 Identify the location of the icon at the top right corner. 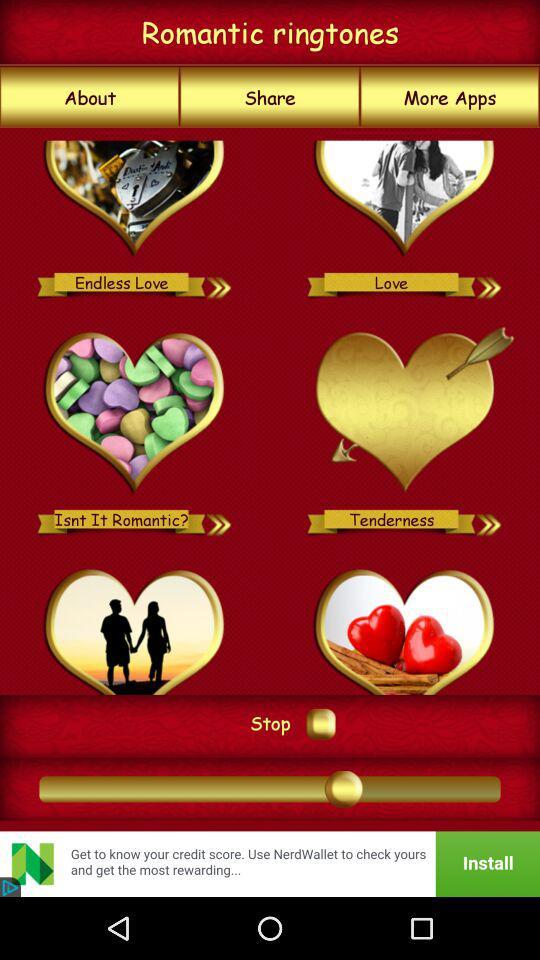
(450, 97).